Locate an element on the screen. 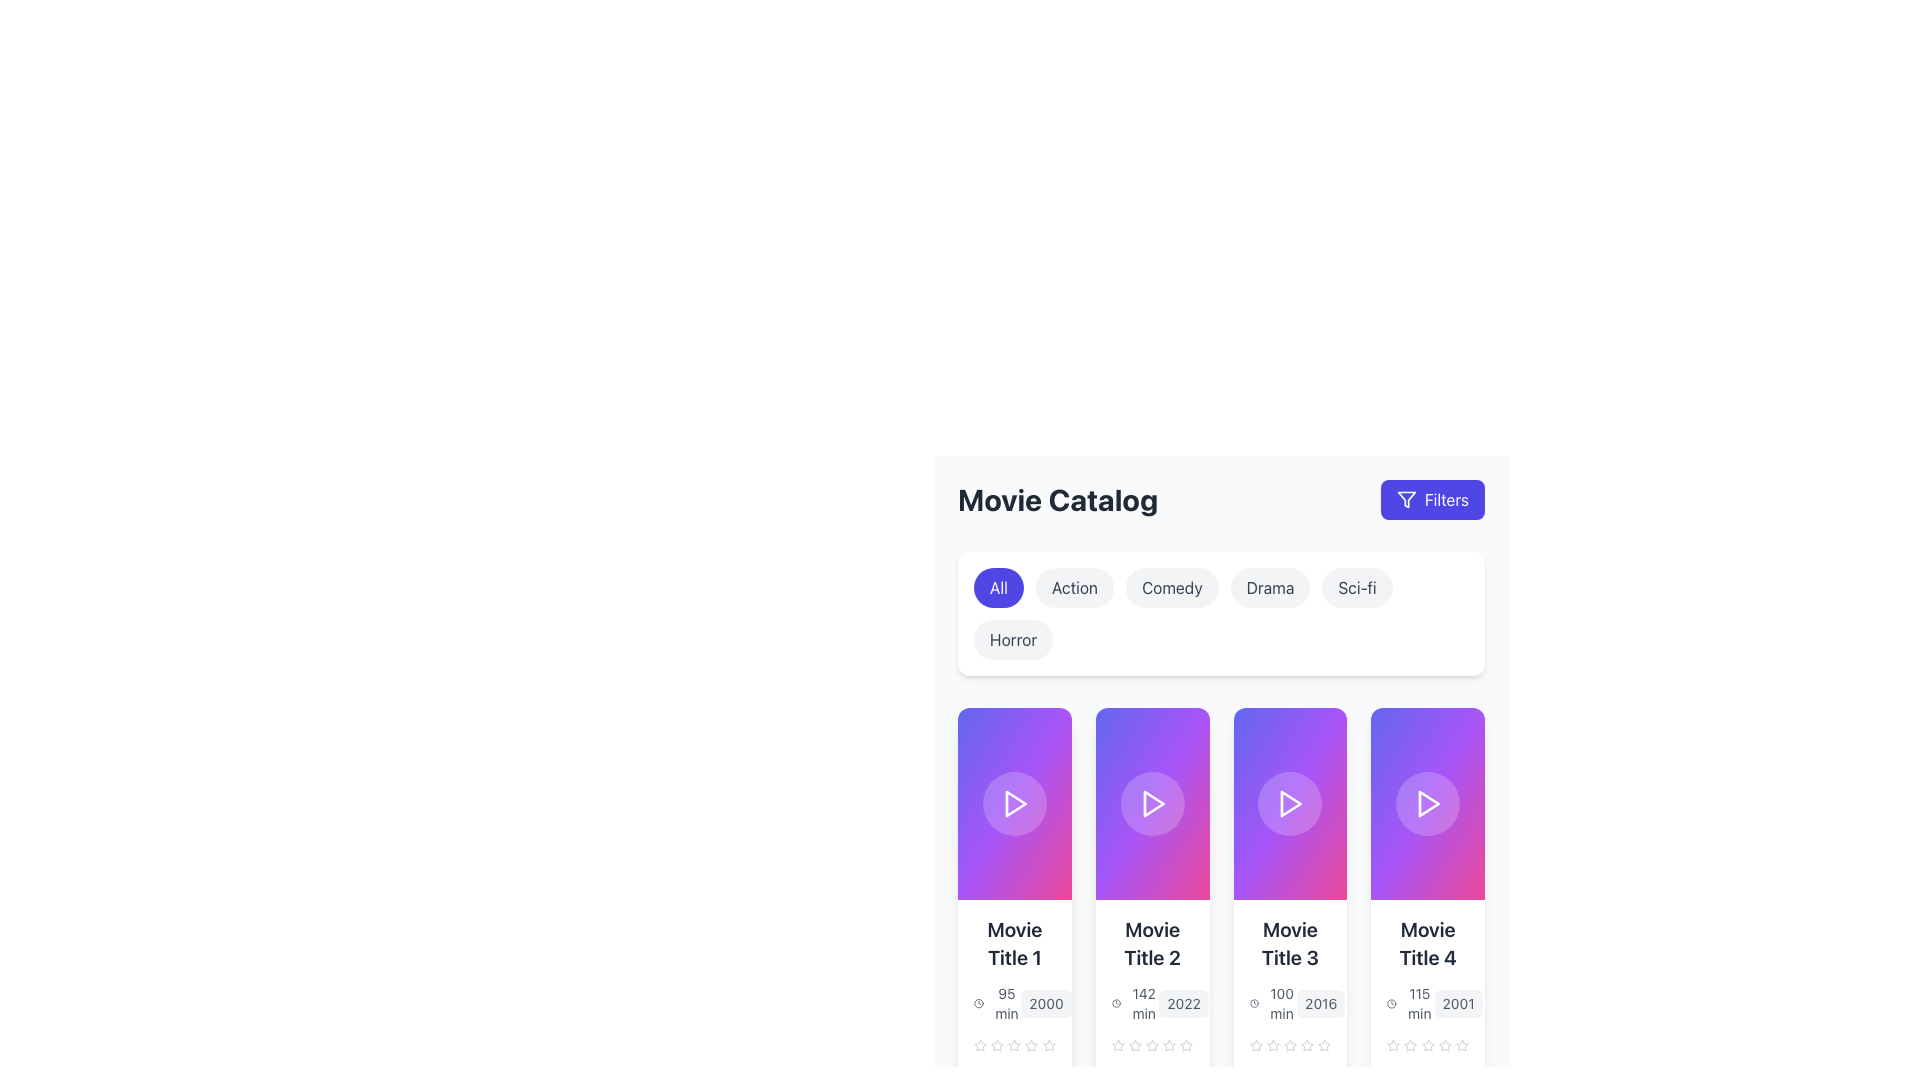 This screenshot has height=1080, width=1920. the play icon on the visual banner representing the movie 'Movie Title 1' is located at coordinates (1014, 802).